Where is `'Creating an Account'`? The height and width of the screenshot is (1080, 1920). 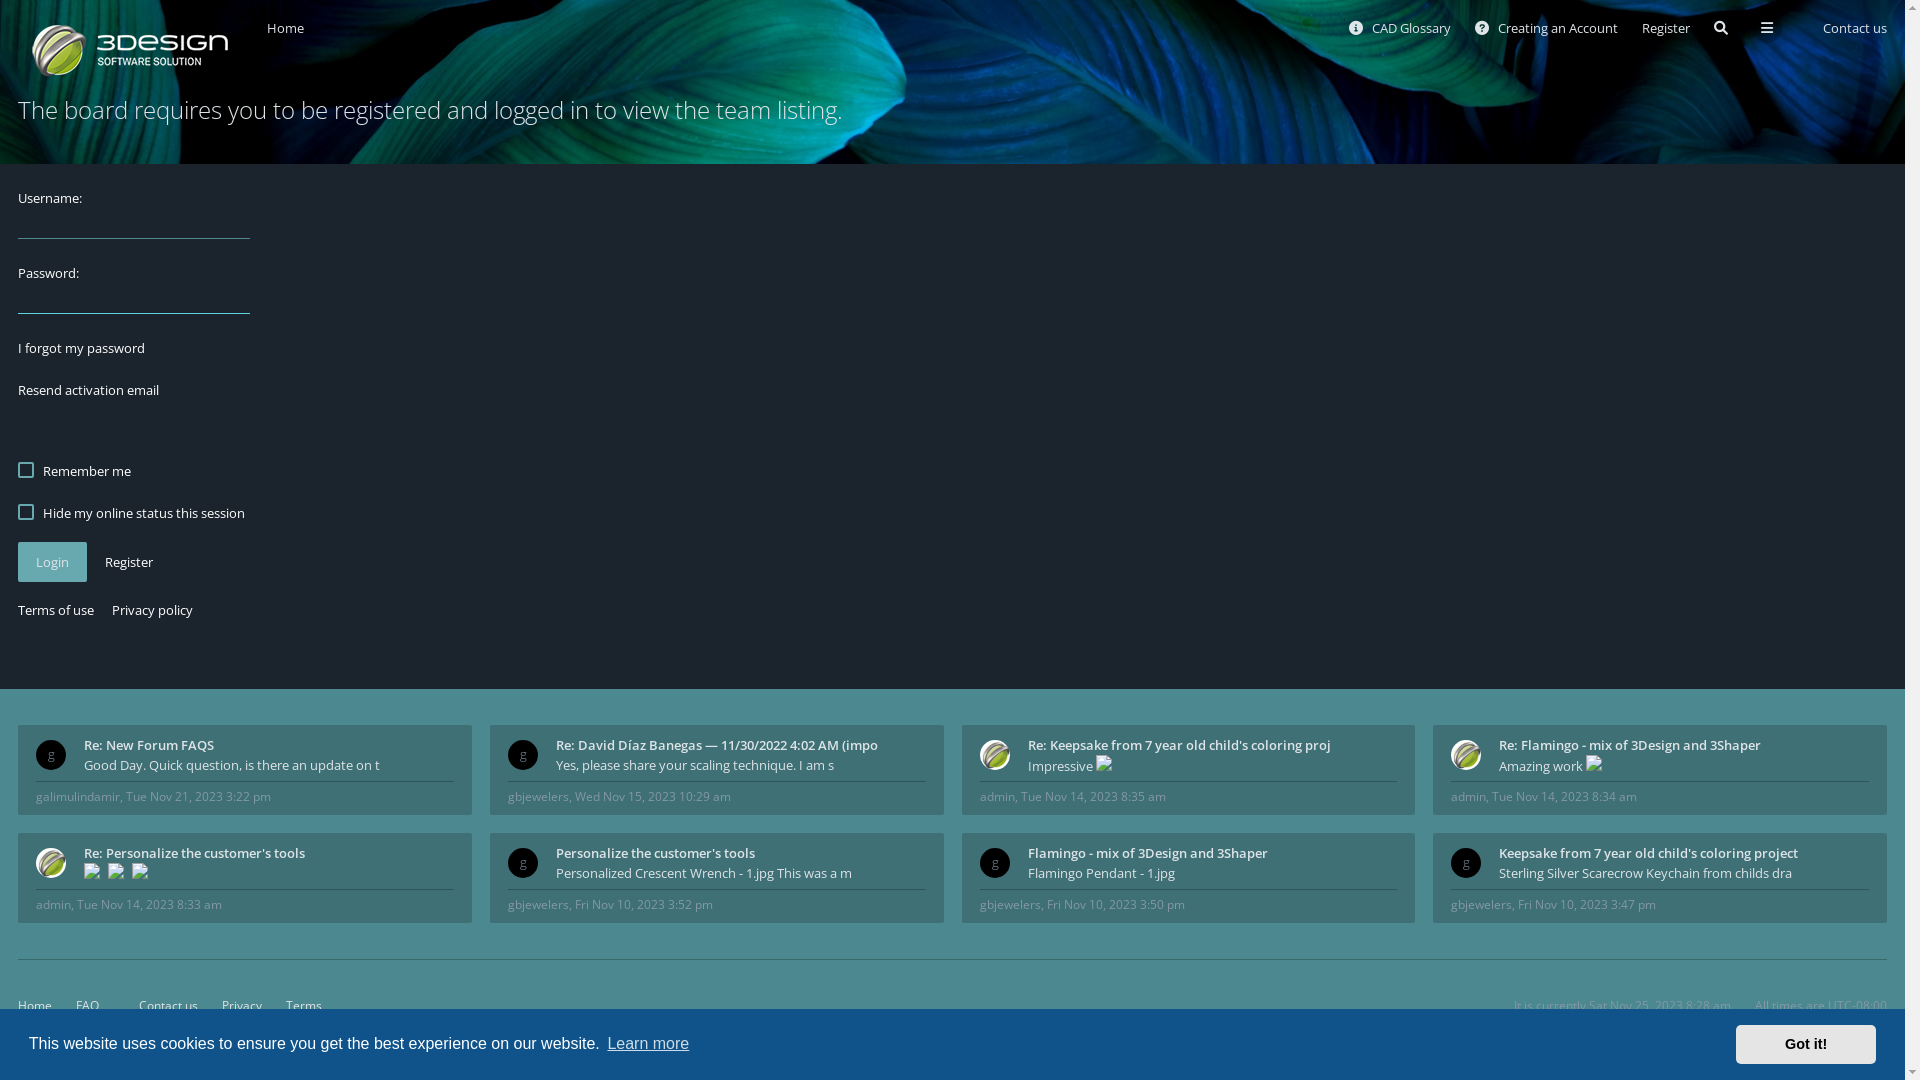
'Creating an Account' is located at coordinates (1545, 27).